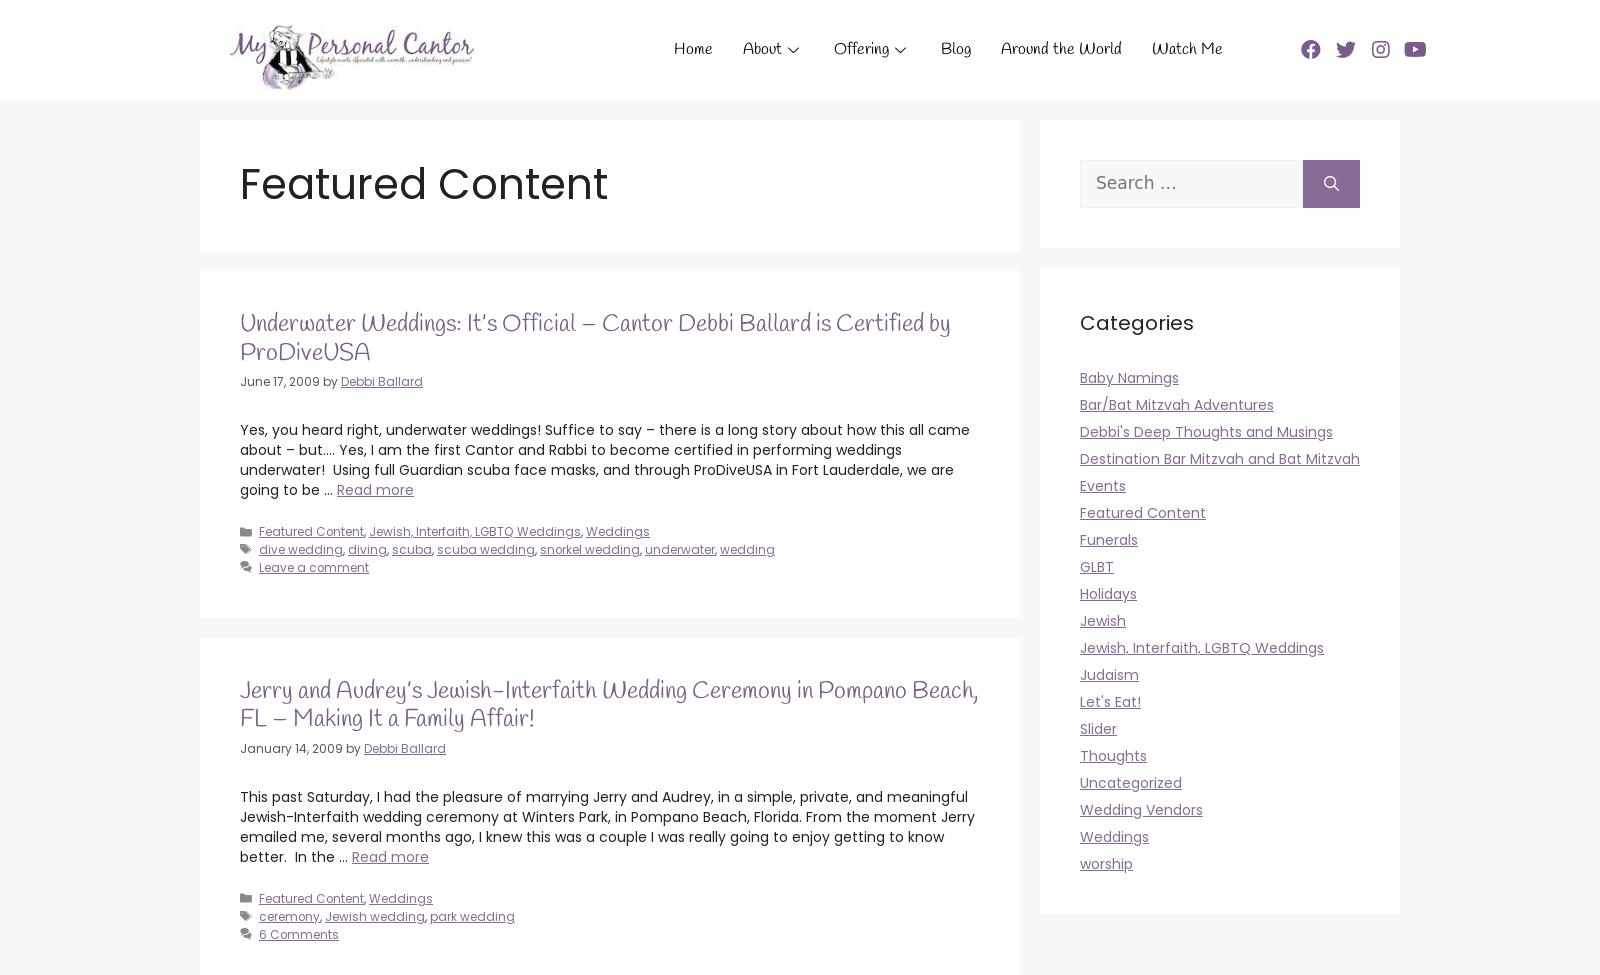  Describe the element at coordinates (797, 201) in the screenshot. I see `'Audio Prayers'` at that location.